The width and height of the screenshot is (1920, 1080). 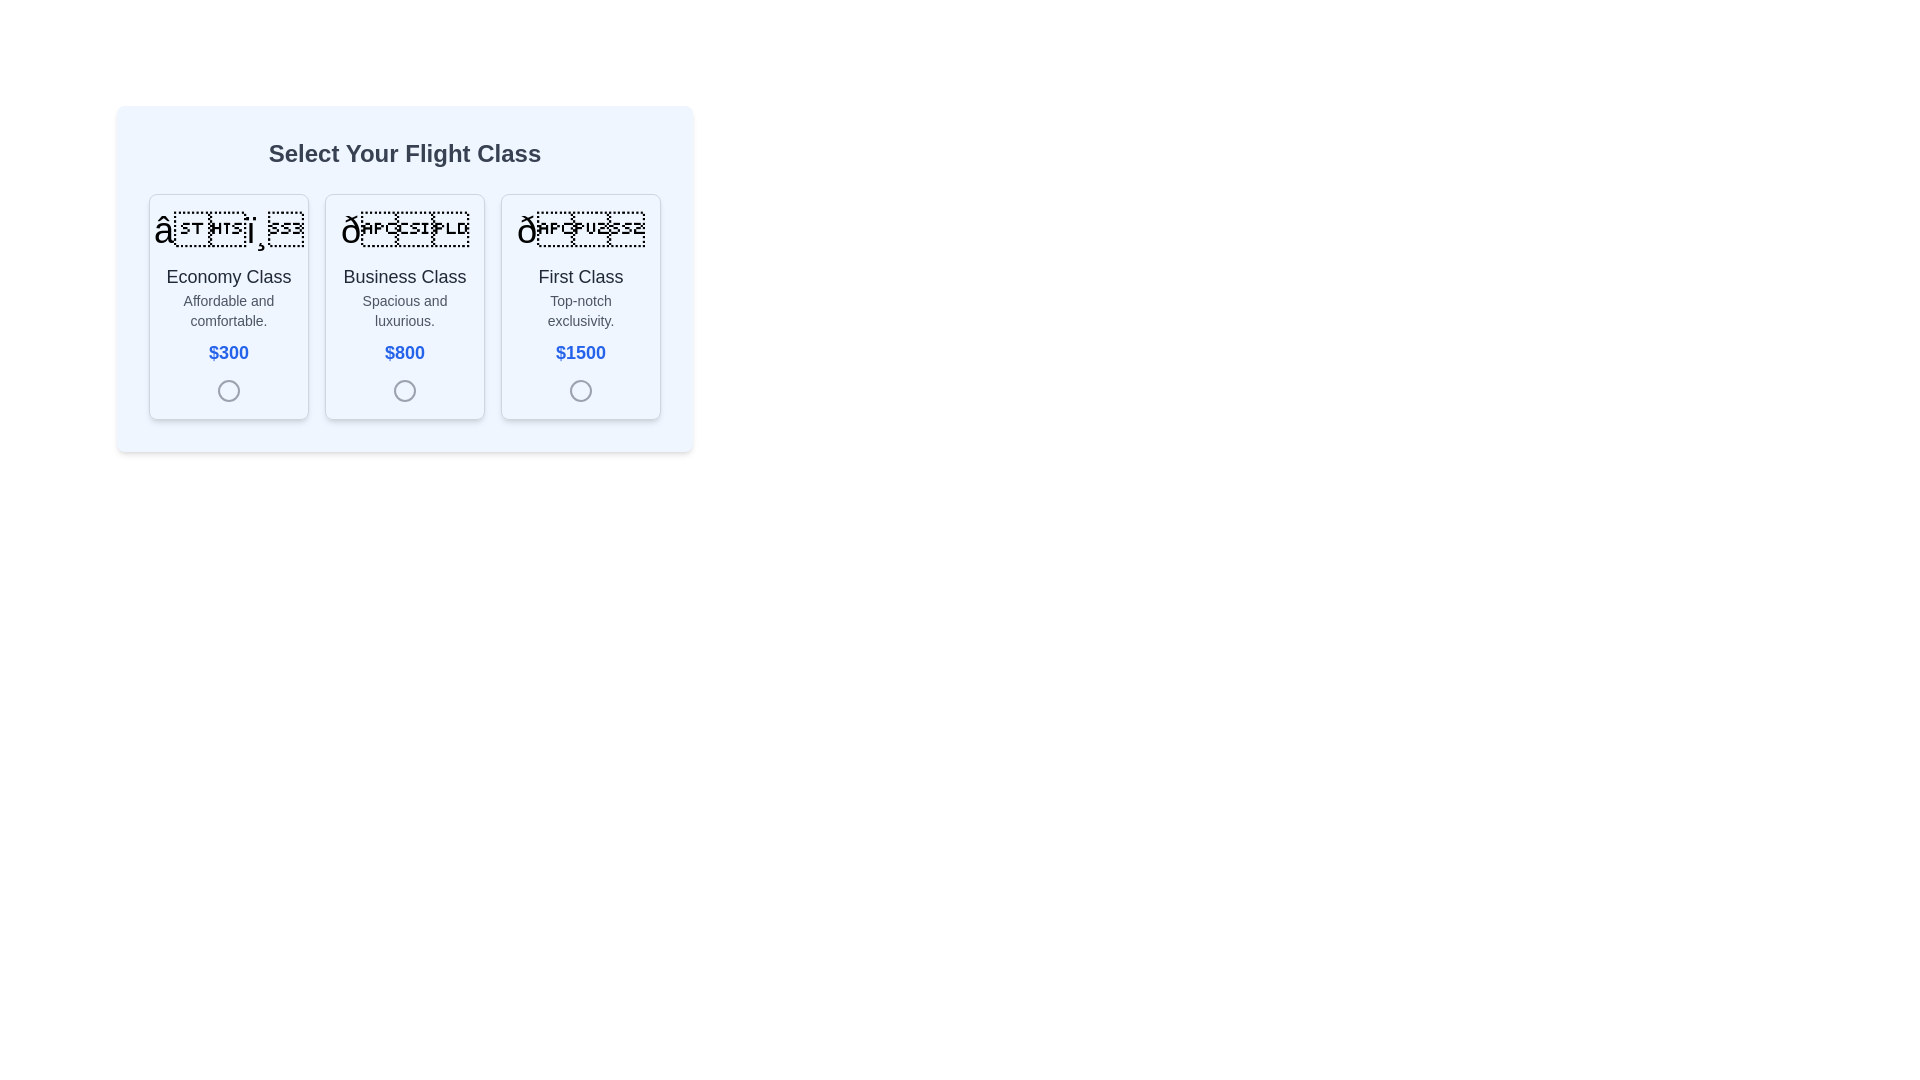 I want to click on the Text Label that provides additional information about the 'First Class' flight option, located below the title 'First Class' and above the price '$1500', so click(x=579, y=311).